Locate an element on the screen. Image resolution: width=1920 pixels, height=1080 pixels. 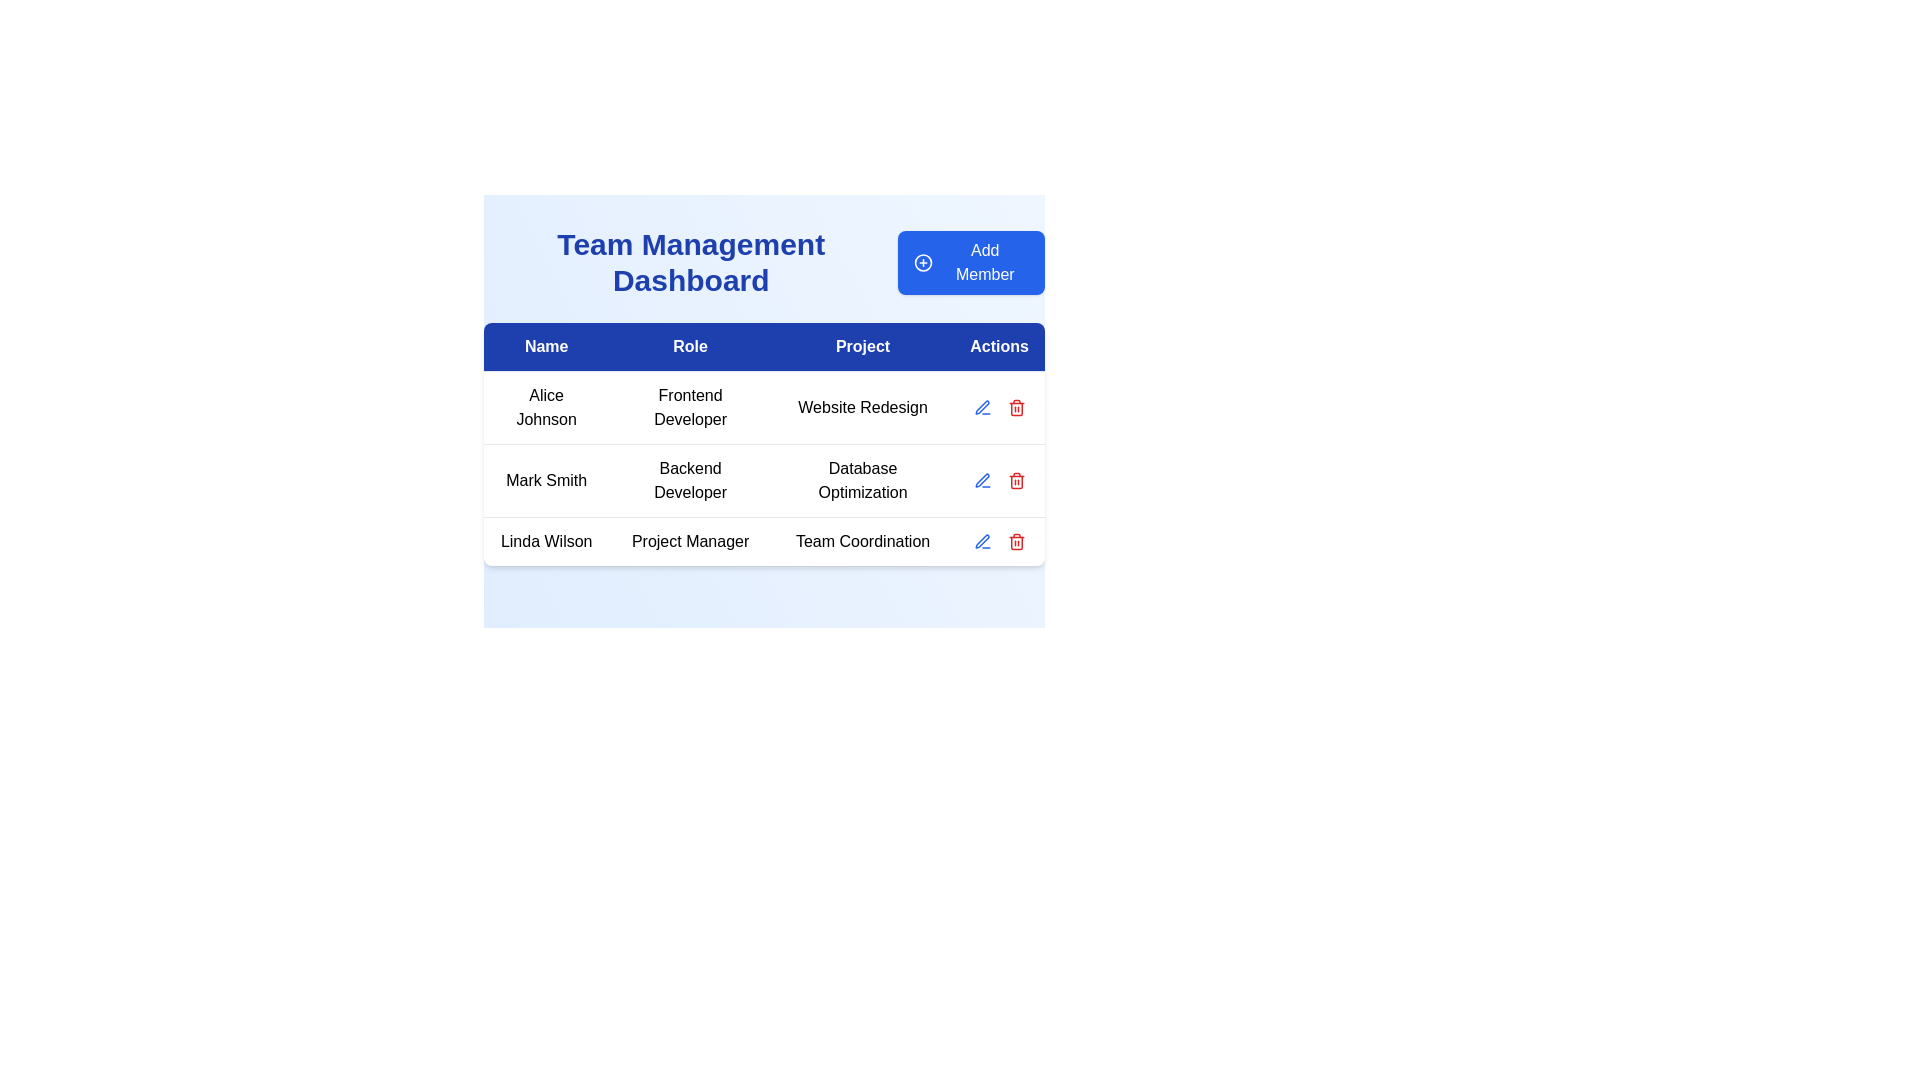
the 'Name' label, which is the leftmost label in a row of four labels at the top of a table, styled in white text on a dark blue background is located at coordinates (546, 346).